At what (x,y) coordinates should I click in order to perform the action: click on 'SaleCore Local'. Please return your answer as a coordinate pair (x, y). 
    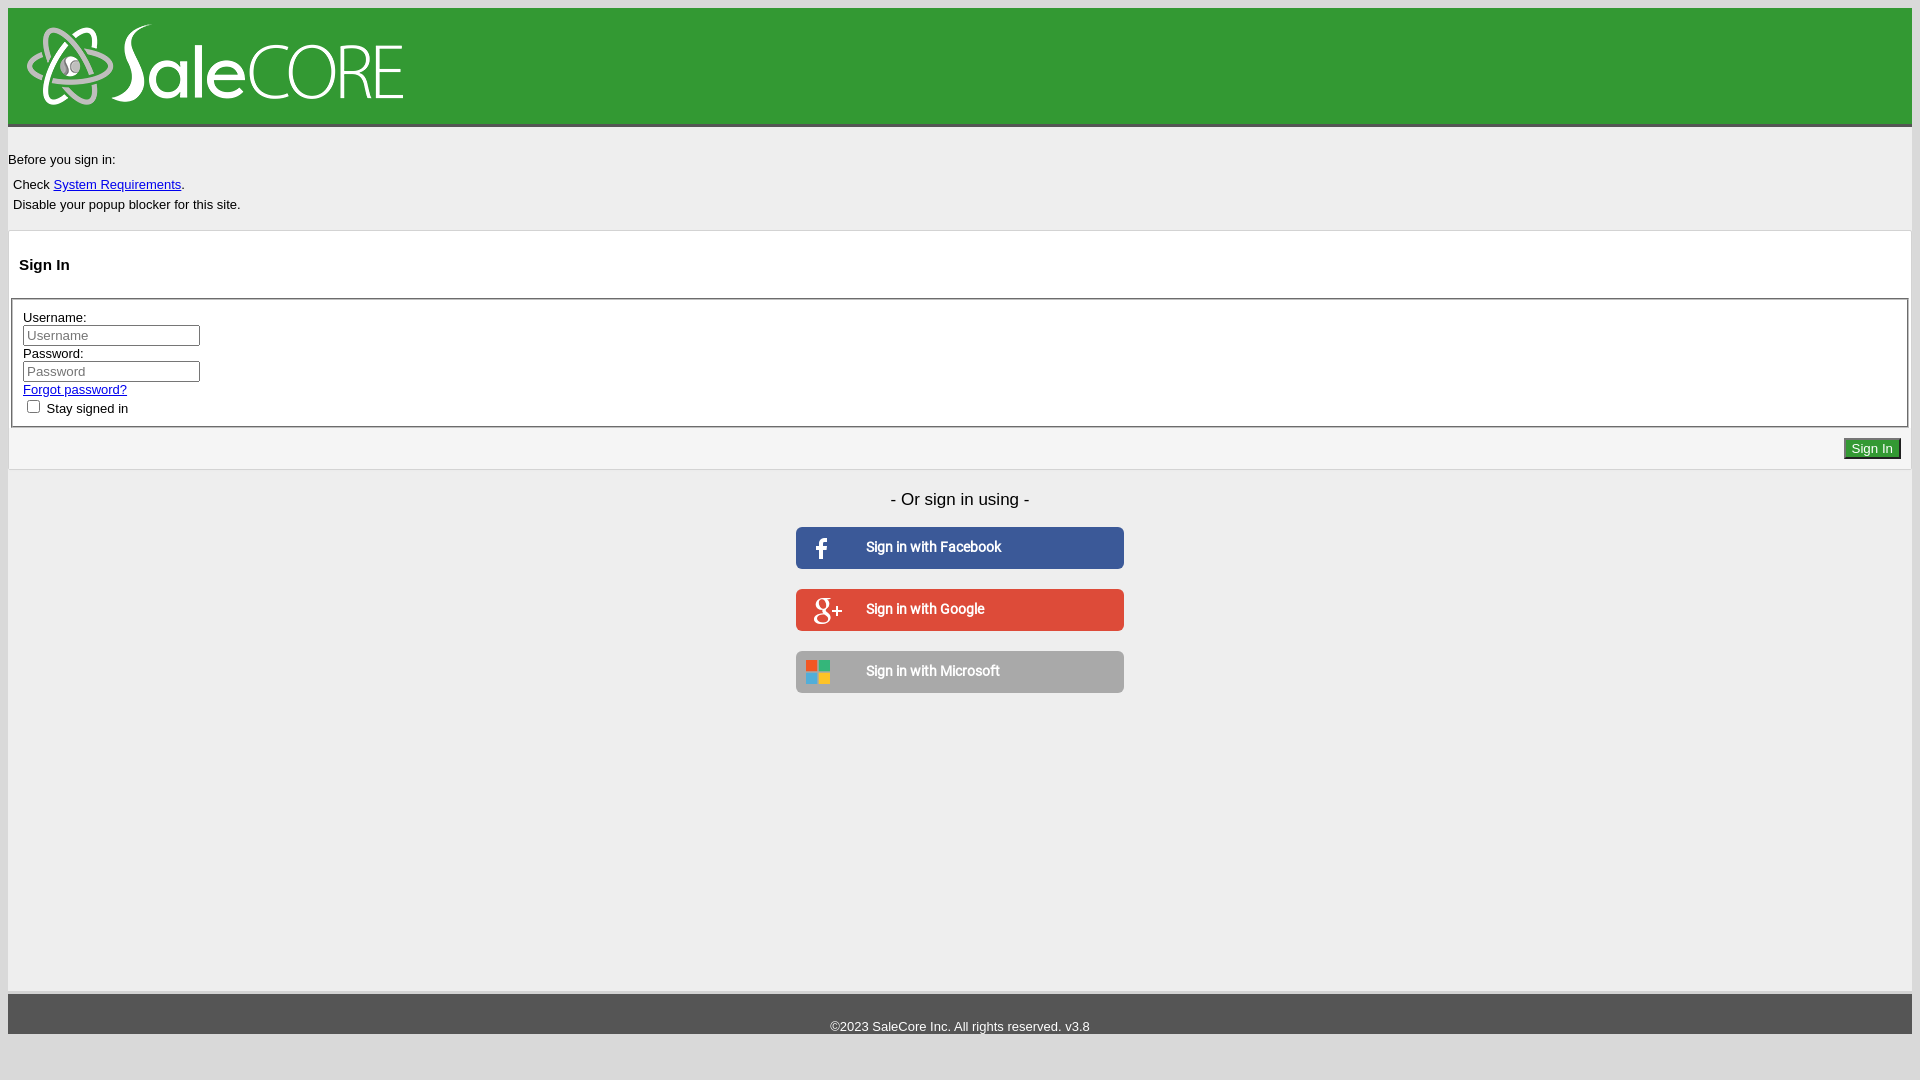
    Looking at the image, I should click on (960, 64).